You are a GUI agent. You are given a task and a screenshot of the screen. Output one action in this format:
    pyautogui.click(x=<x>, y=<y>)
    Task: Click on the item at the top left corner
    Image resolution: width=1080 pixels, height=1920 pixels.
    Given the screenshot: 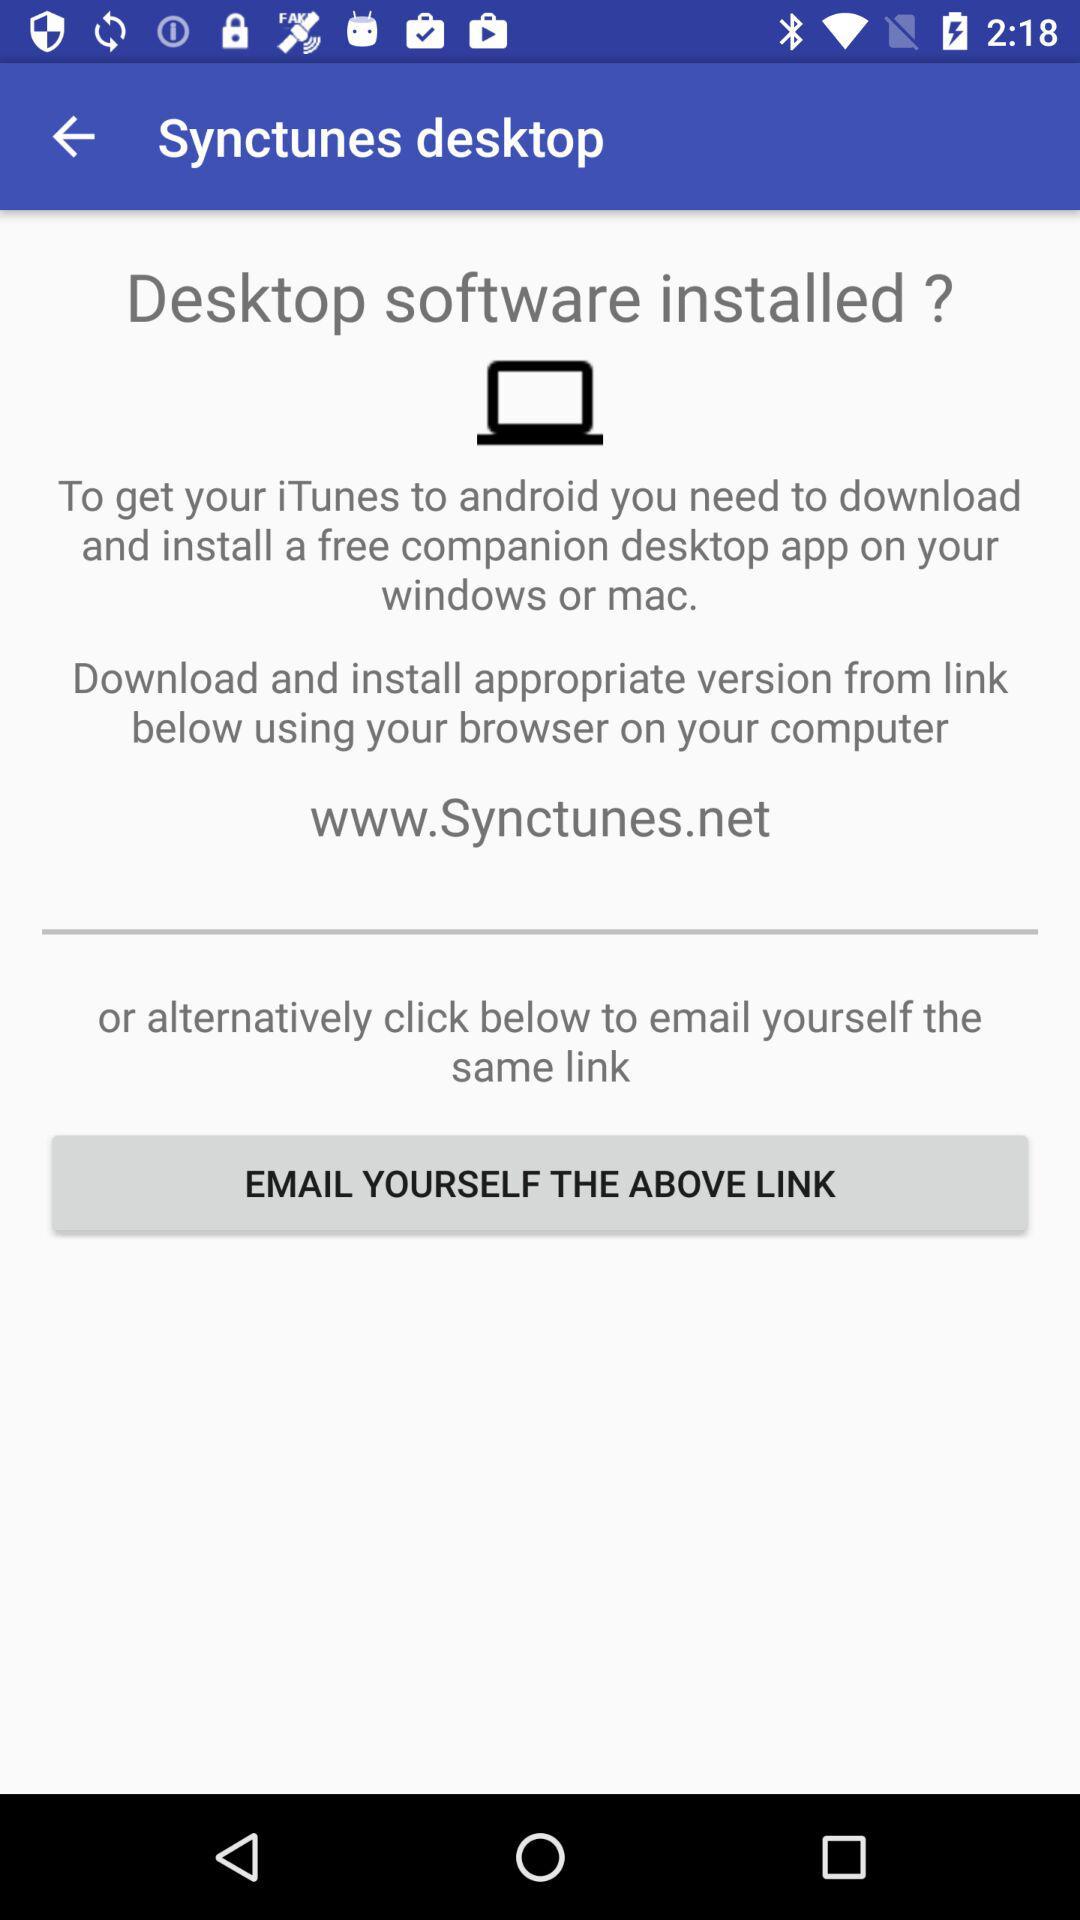 What is the action you would take?
    pyautogui.click(x=72, y=135)
    